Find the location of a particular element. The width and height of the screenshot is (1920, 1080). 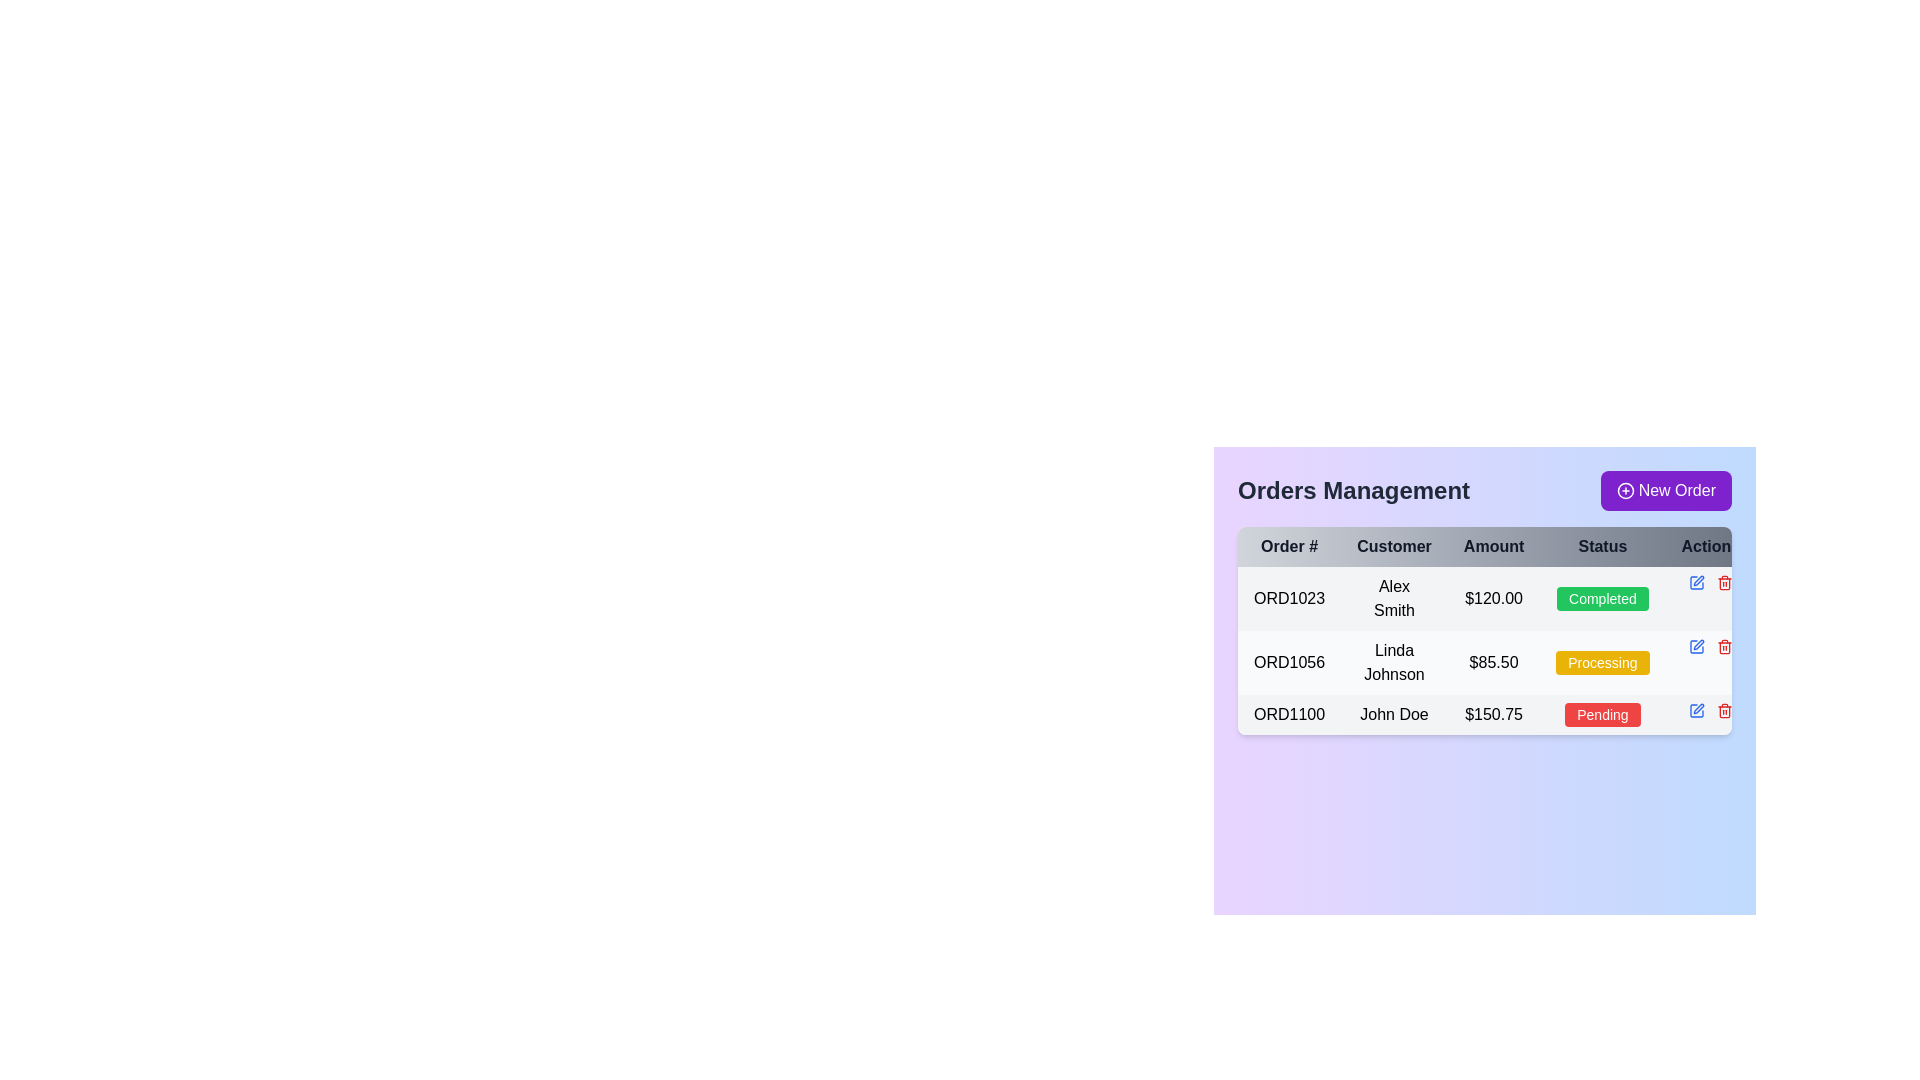

the text label representing the order identifier in the third row of the table under the 'Order #' column is located at coordinates (1289, 713).